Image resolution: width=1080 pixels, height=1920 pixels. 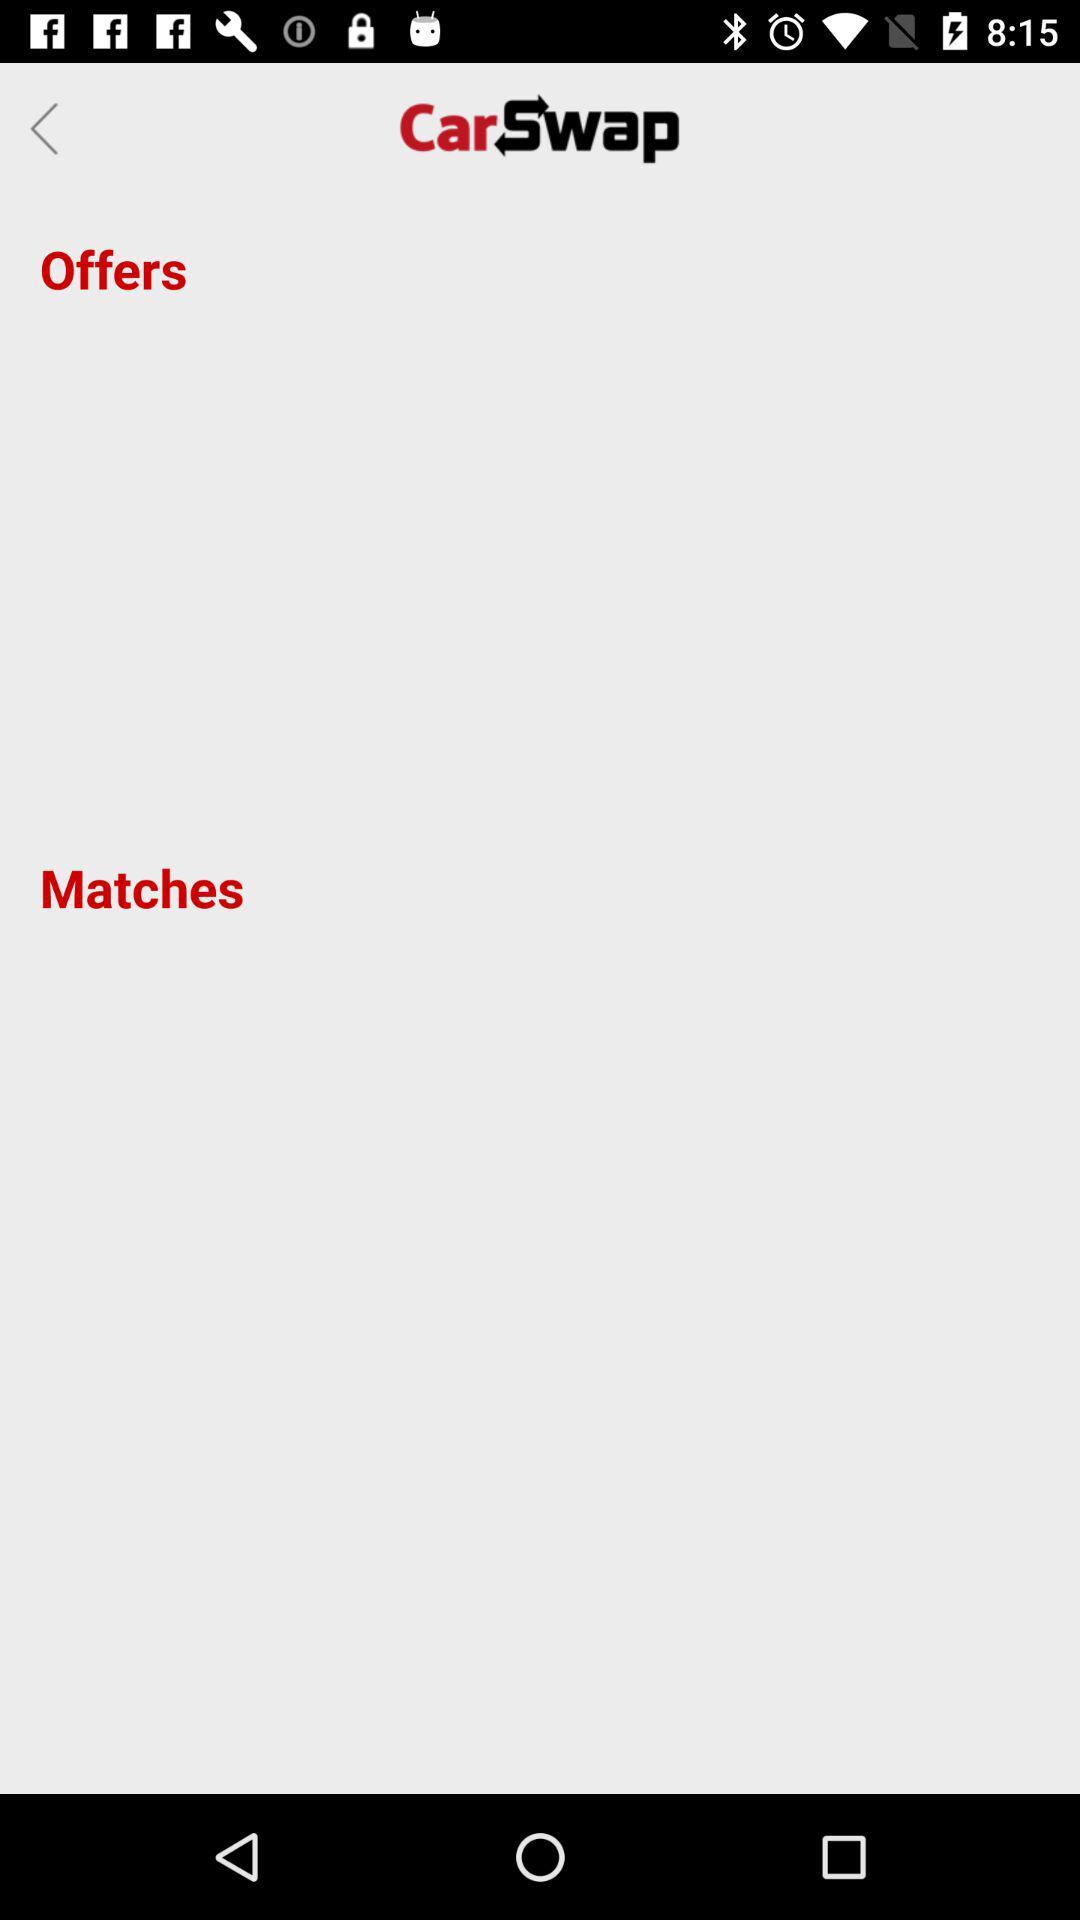 I want to click on go back, so click(x=49, y=127).